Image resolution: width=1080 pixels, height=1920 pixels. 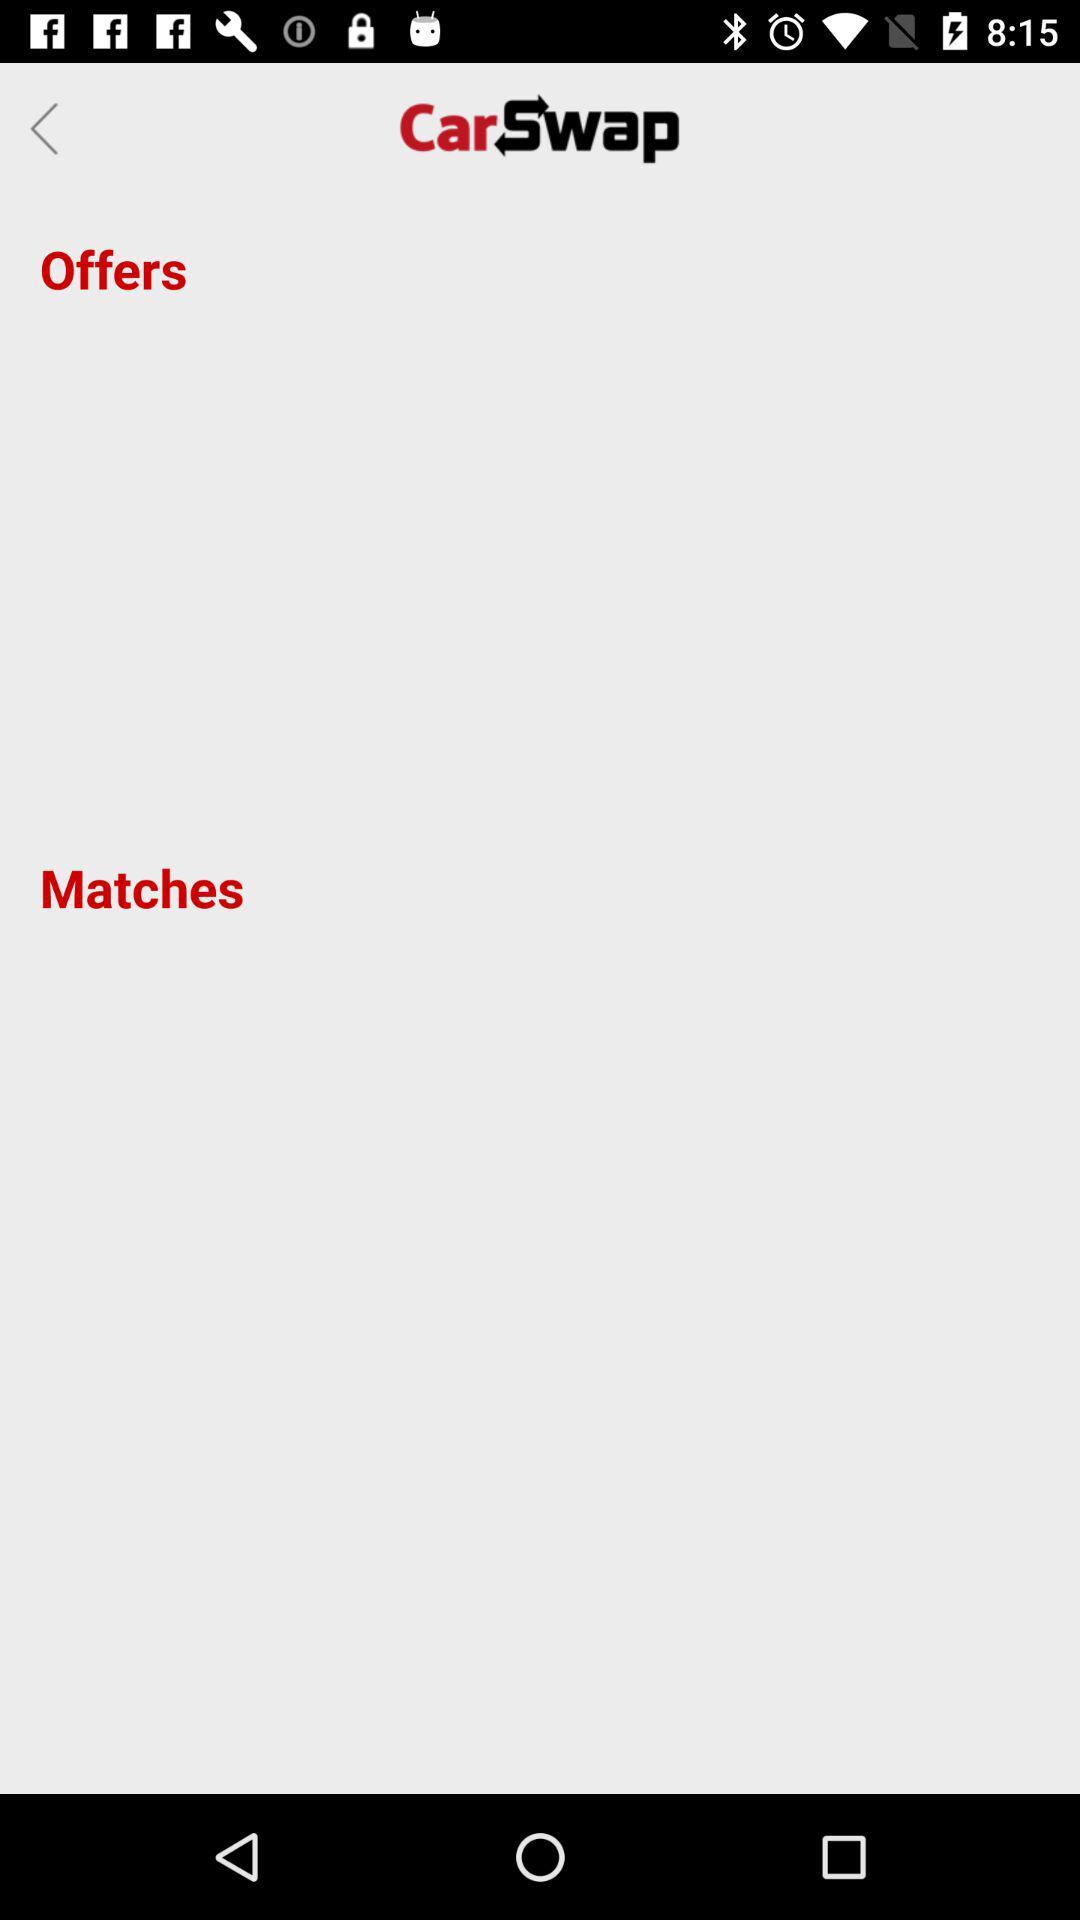 I want to click on go back, so click(x=49, y=127).